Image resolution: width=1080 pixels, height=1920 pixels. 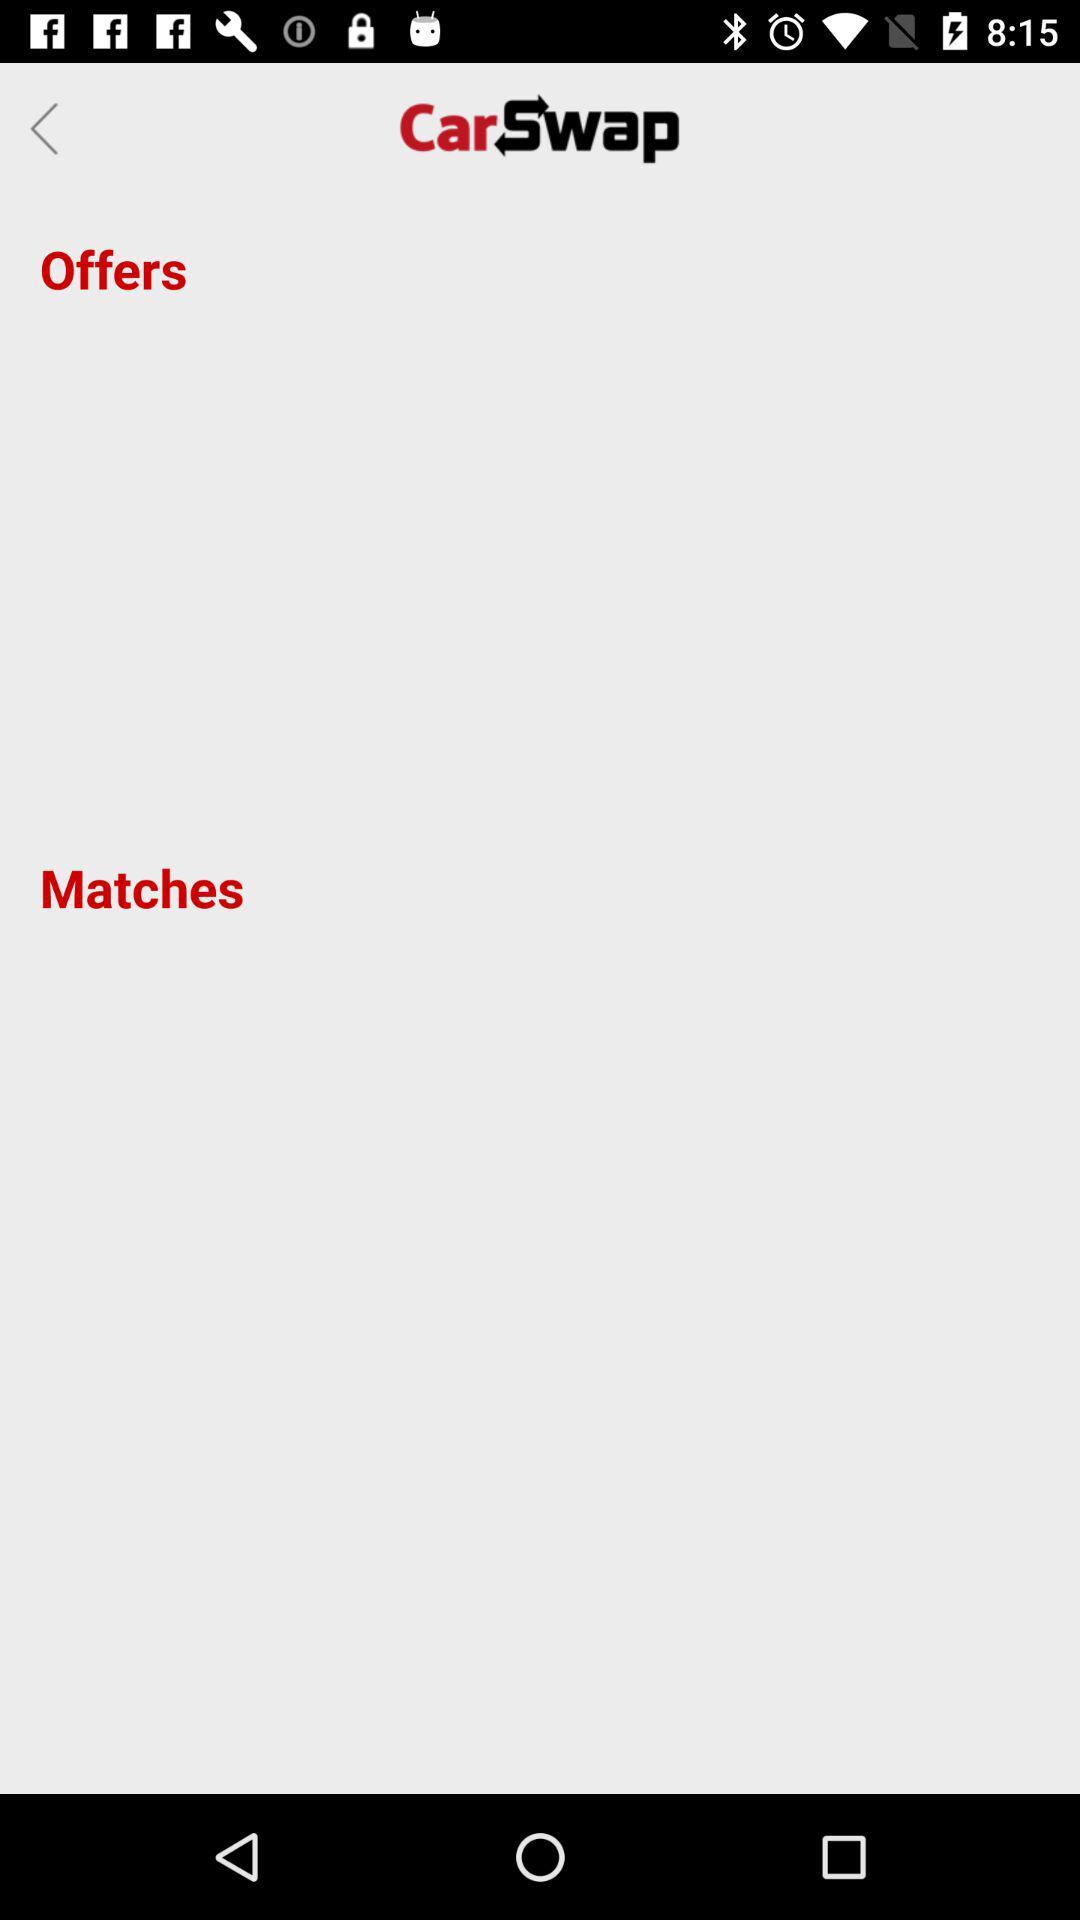 I want to click on go back, so click(x=49, y=127).